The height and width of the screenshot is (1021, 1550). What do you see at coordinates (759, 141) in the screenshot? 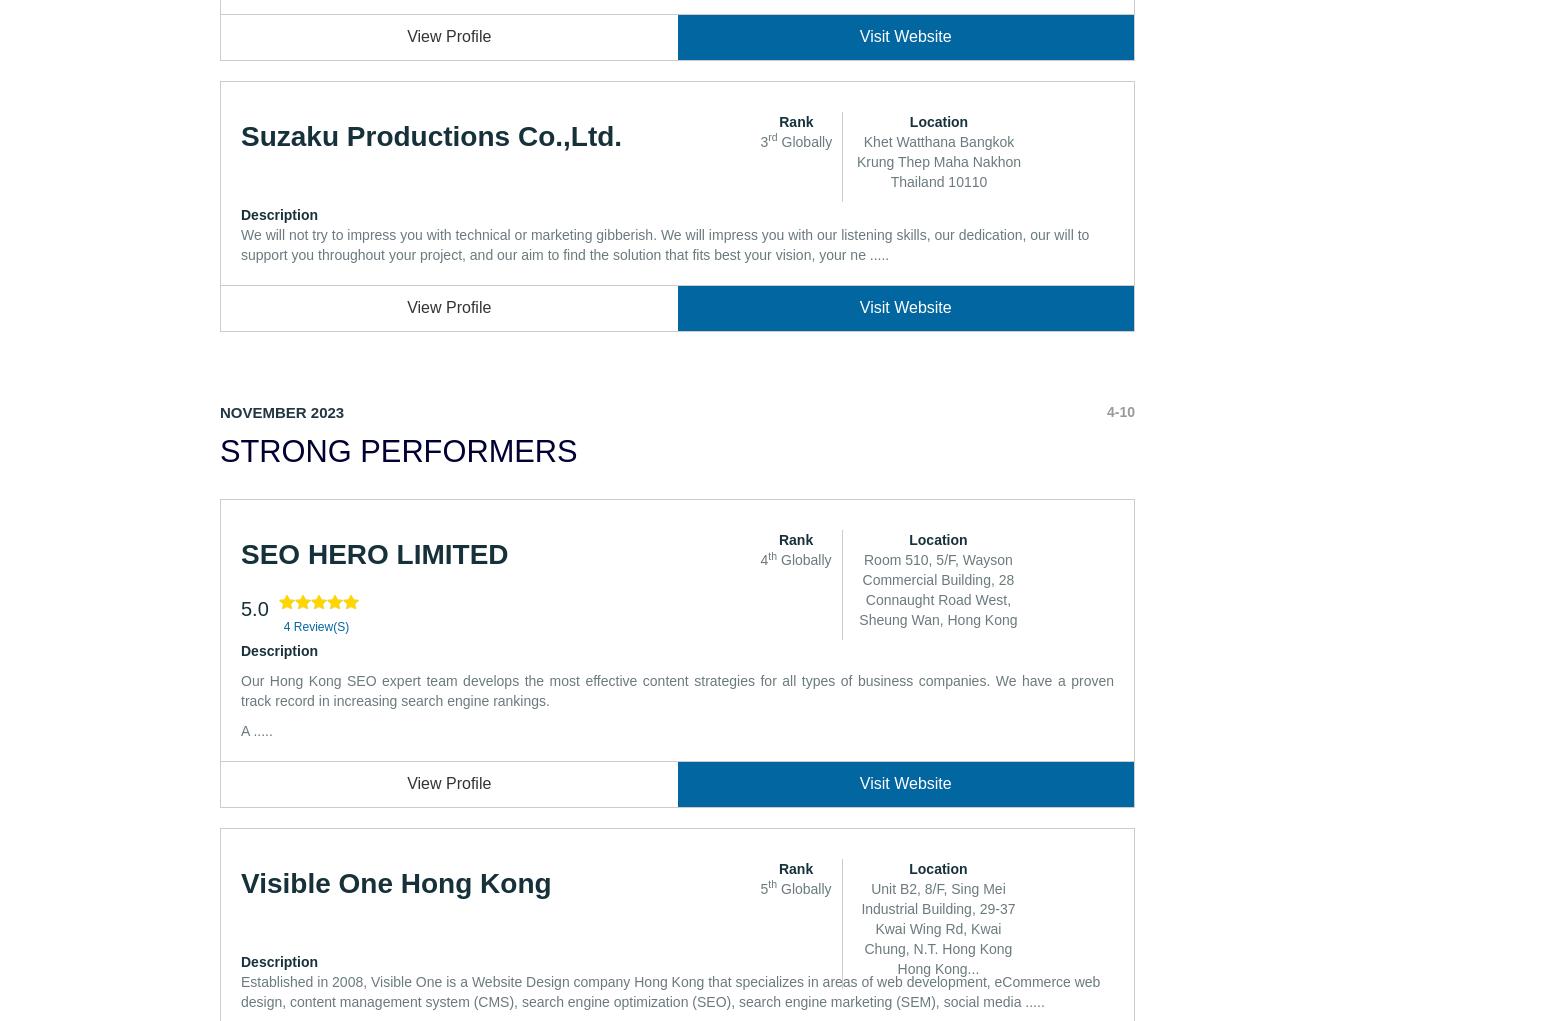
I see `'3'` at bounding box center [759, 141].